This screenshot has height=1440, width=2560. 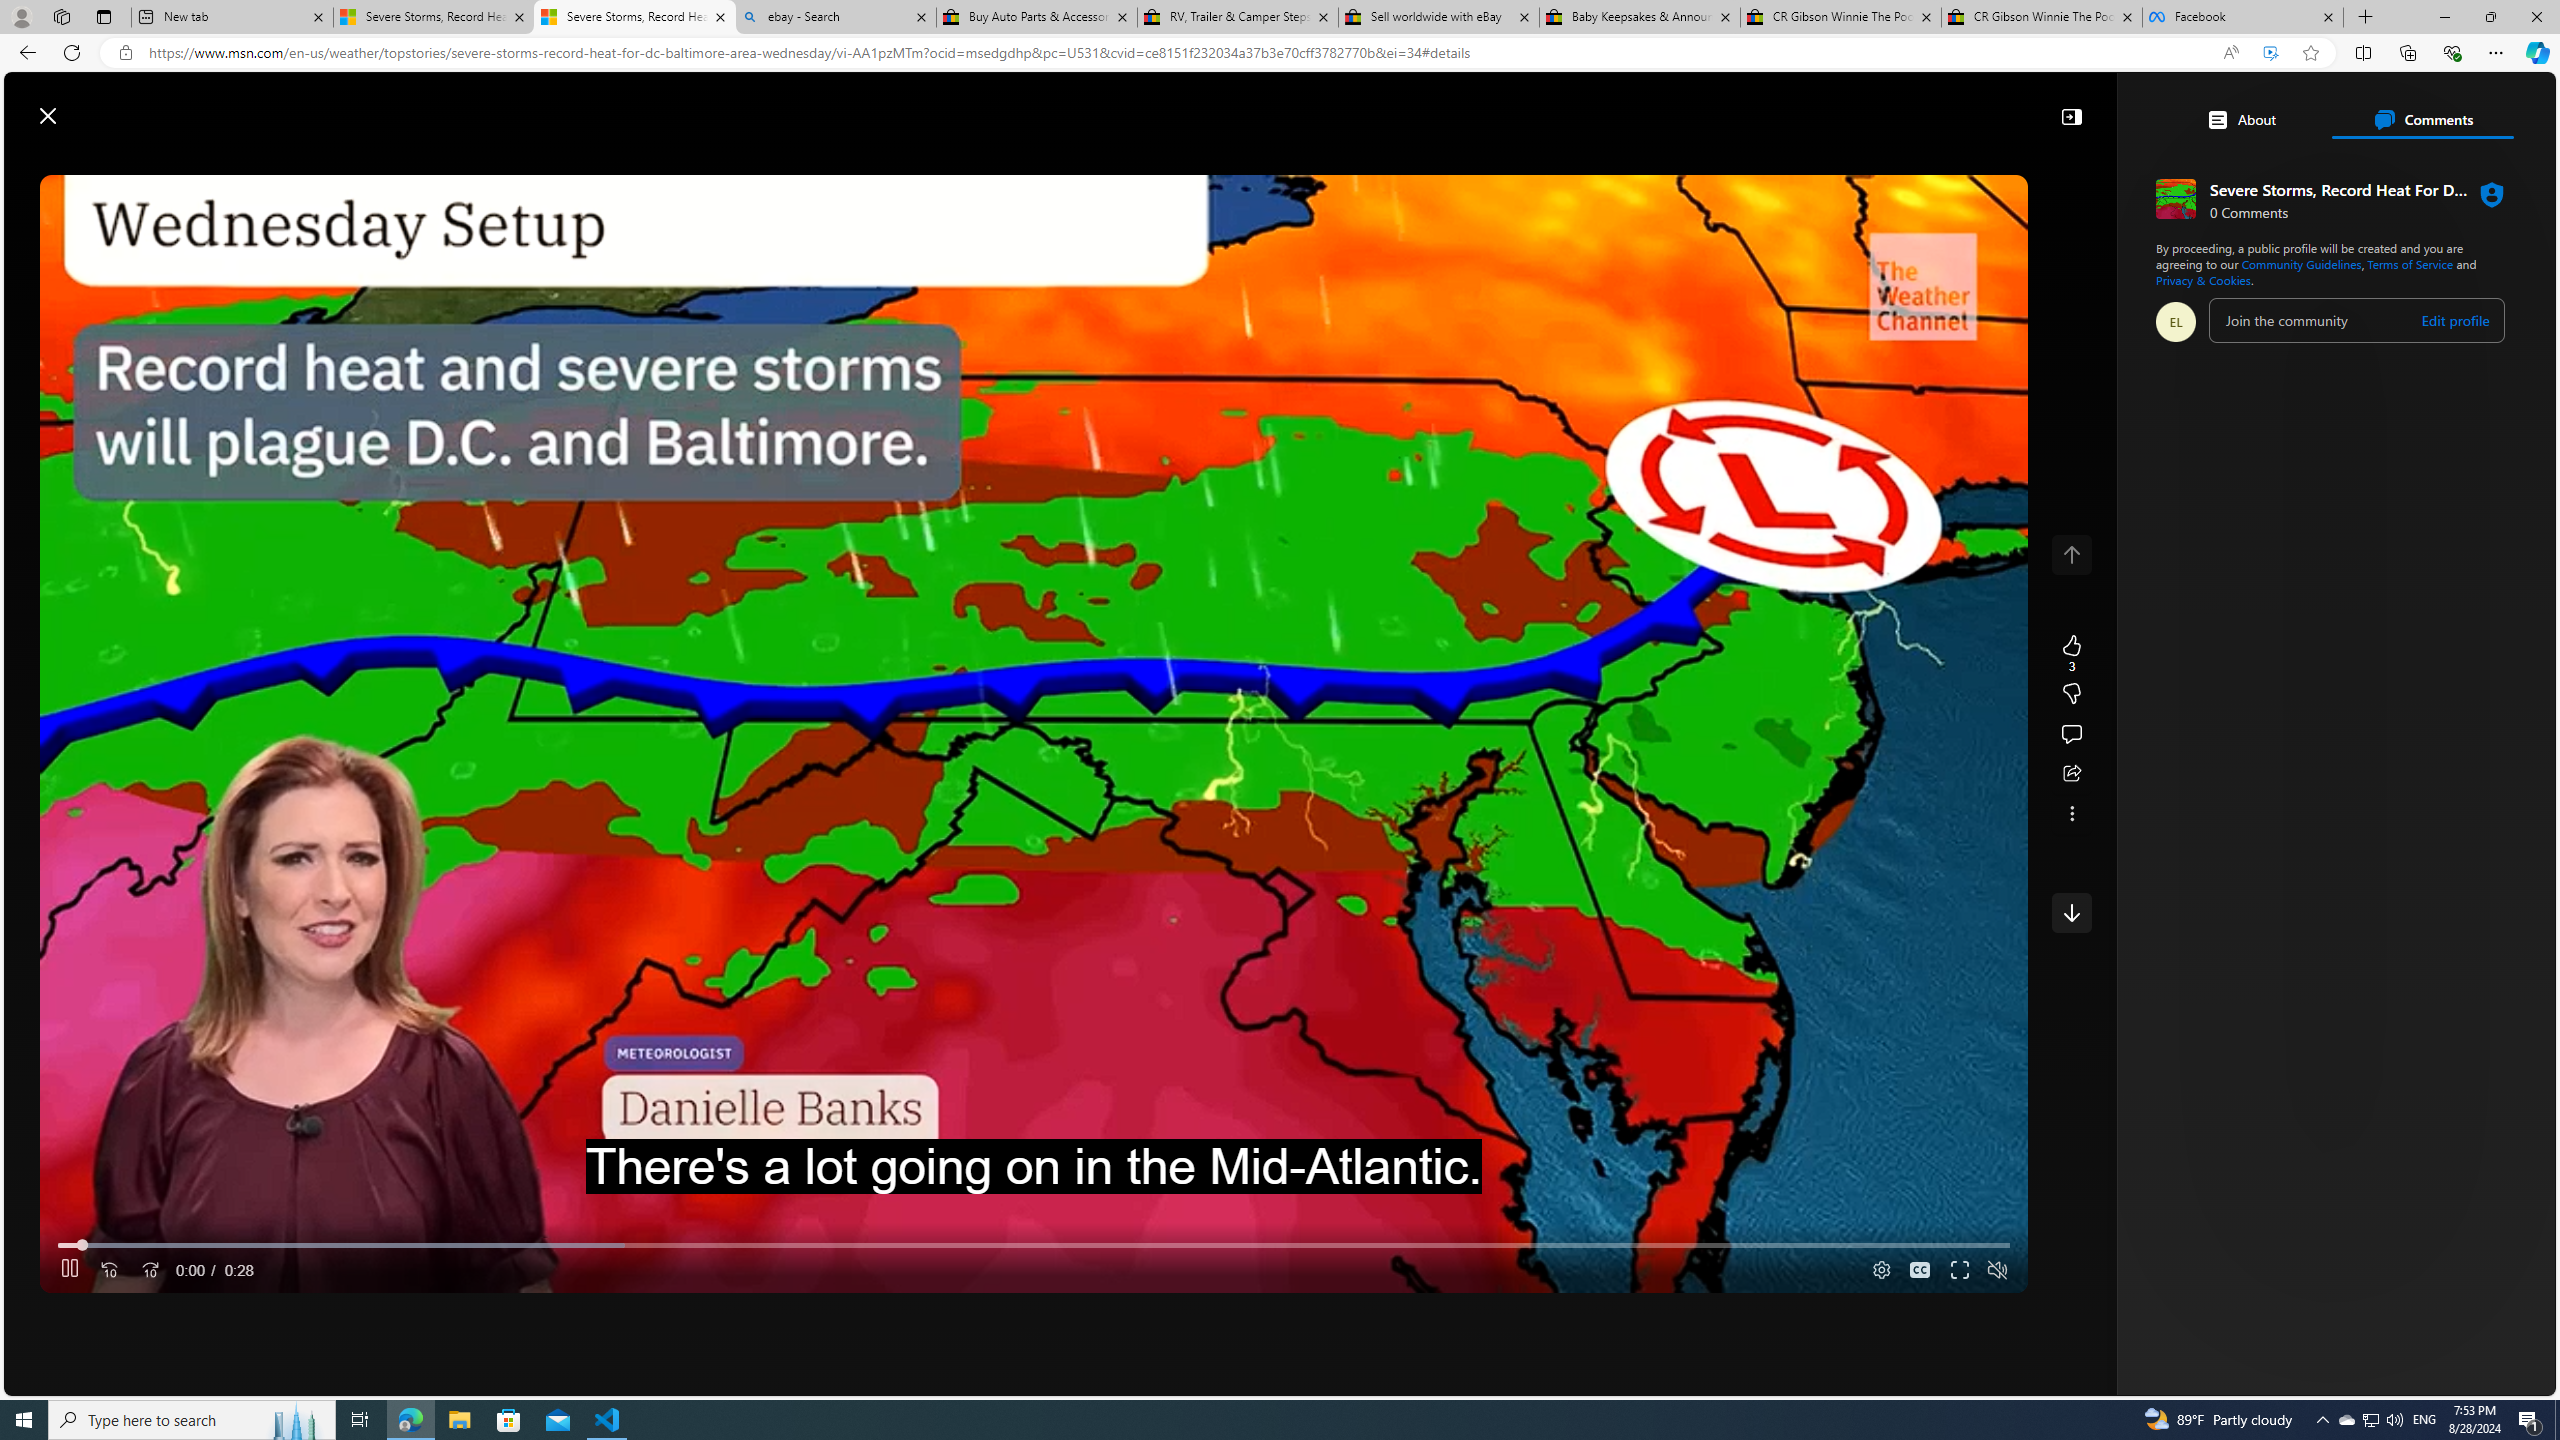 I want to click on 'See more', so click(x=2071, y=812).